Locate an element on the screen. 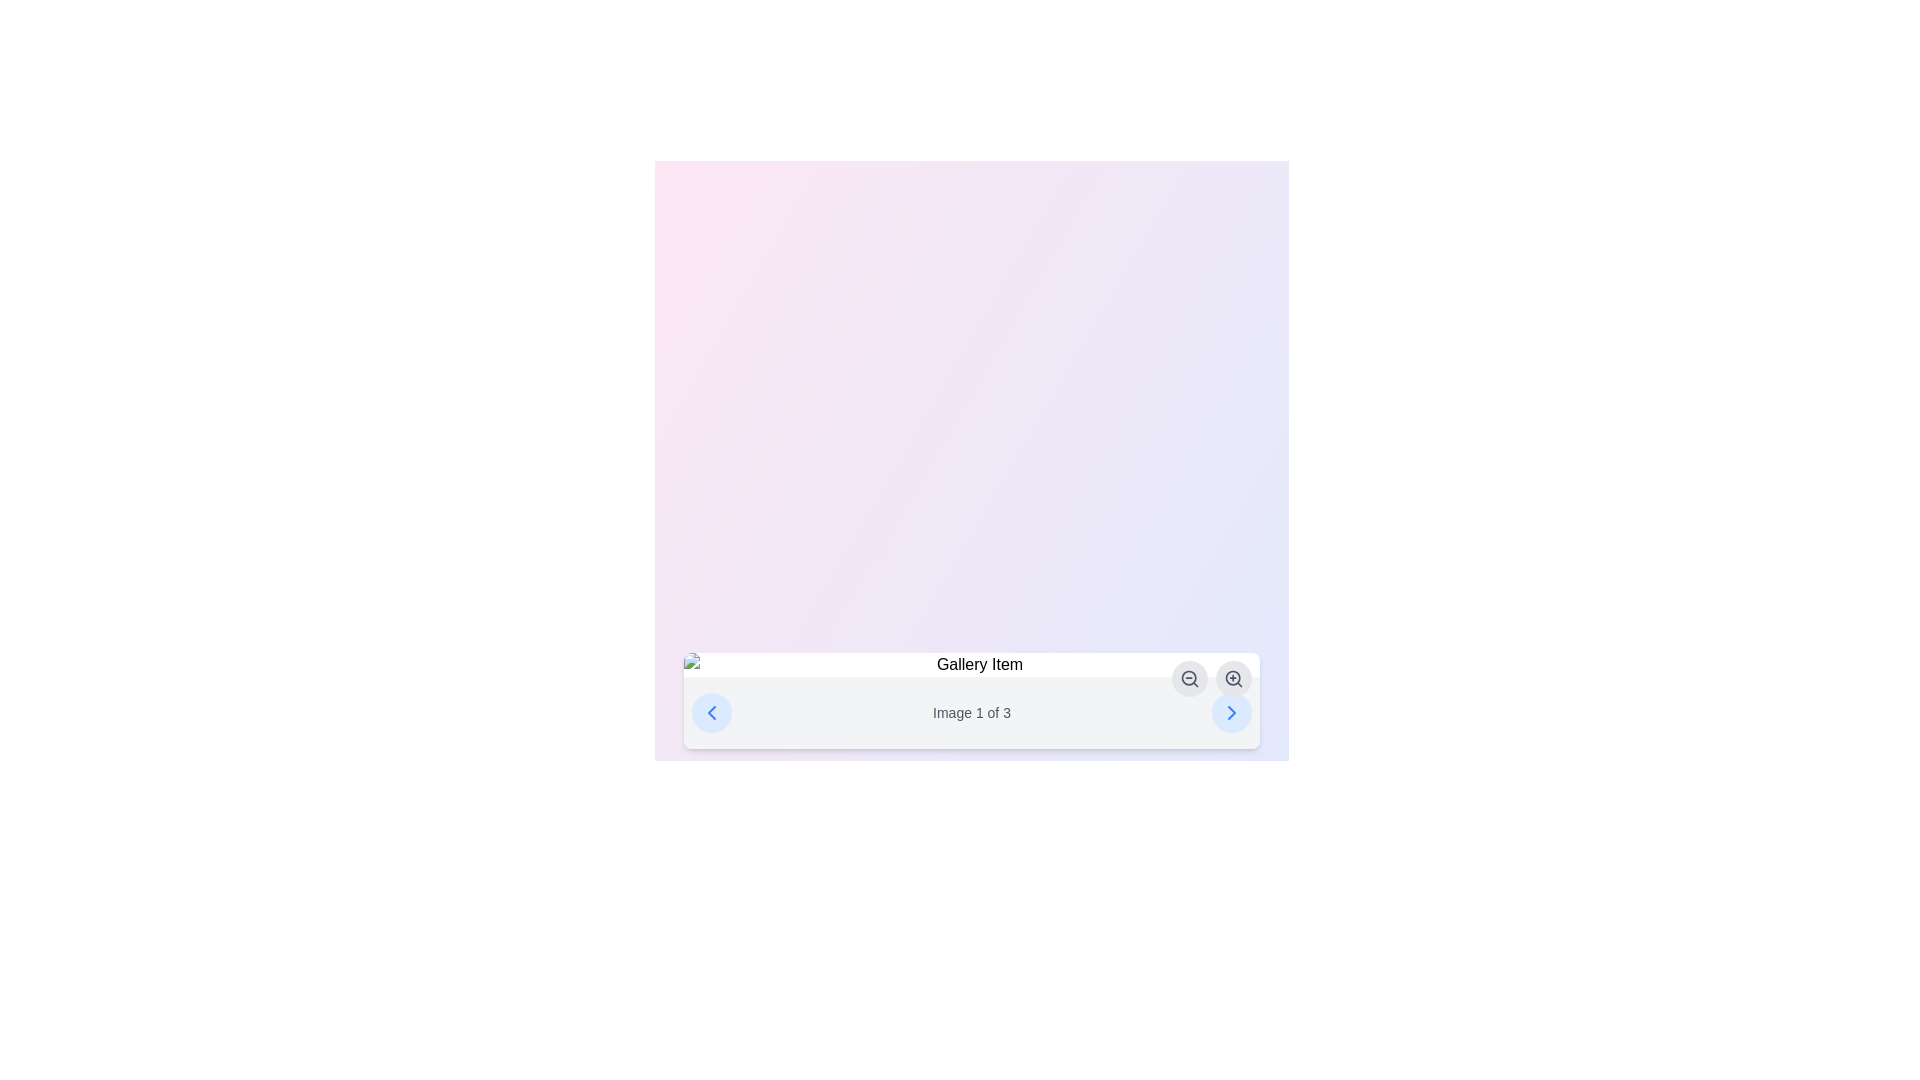 This screenshot has height=1080, width=1920. the blue rightwards chevron SVG icon inside the circular button located at the bottom right side of the interface is located at coordinates (1231, 712).